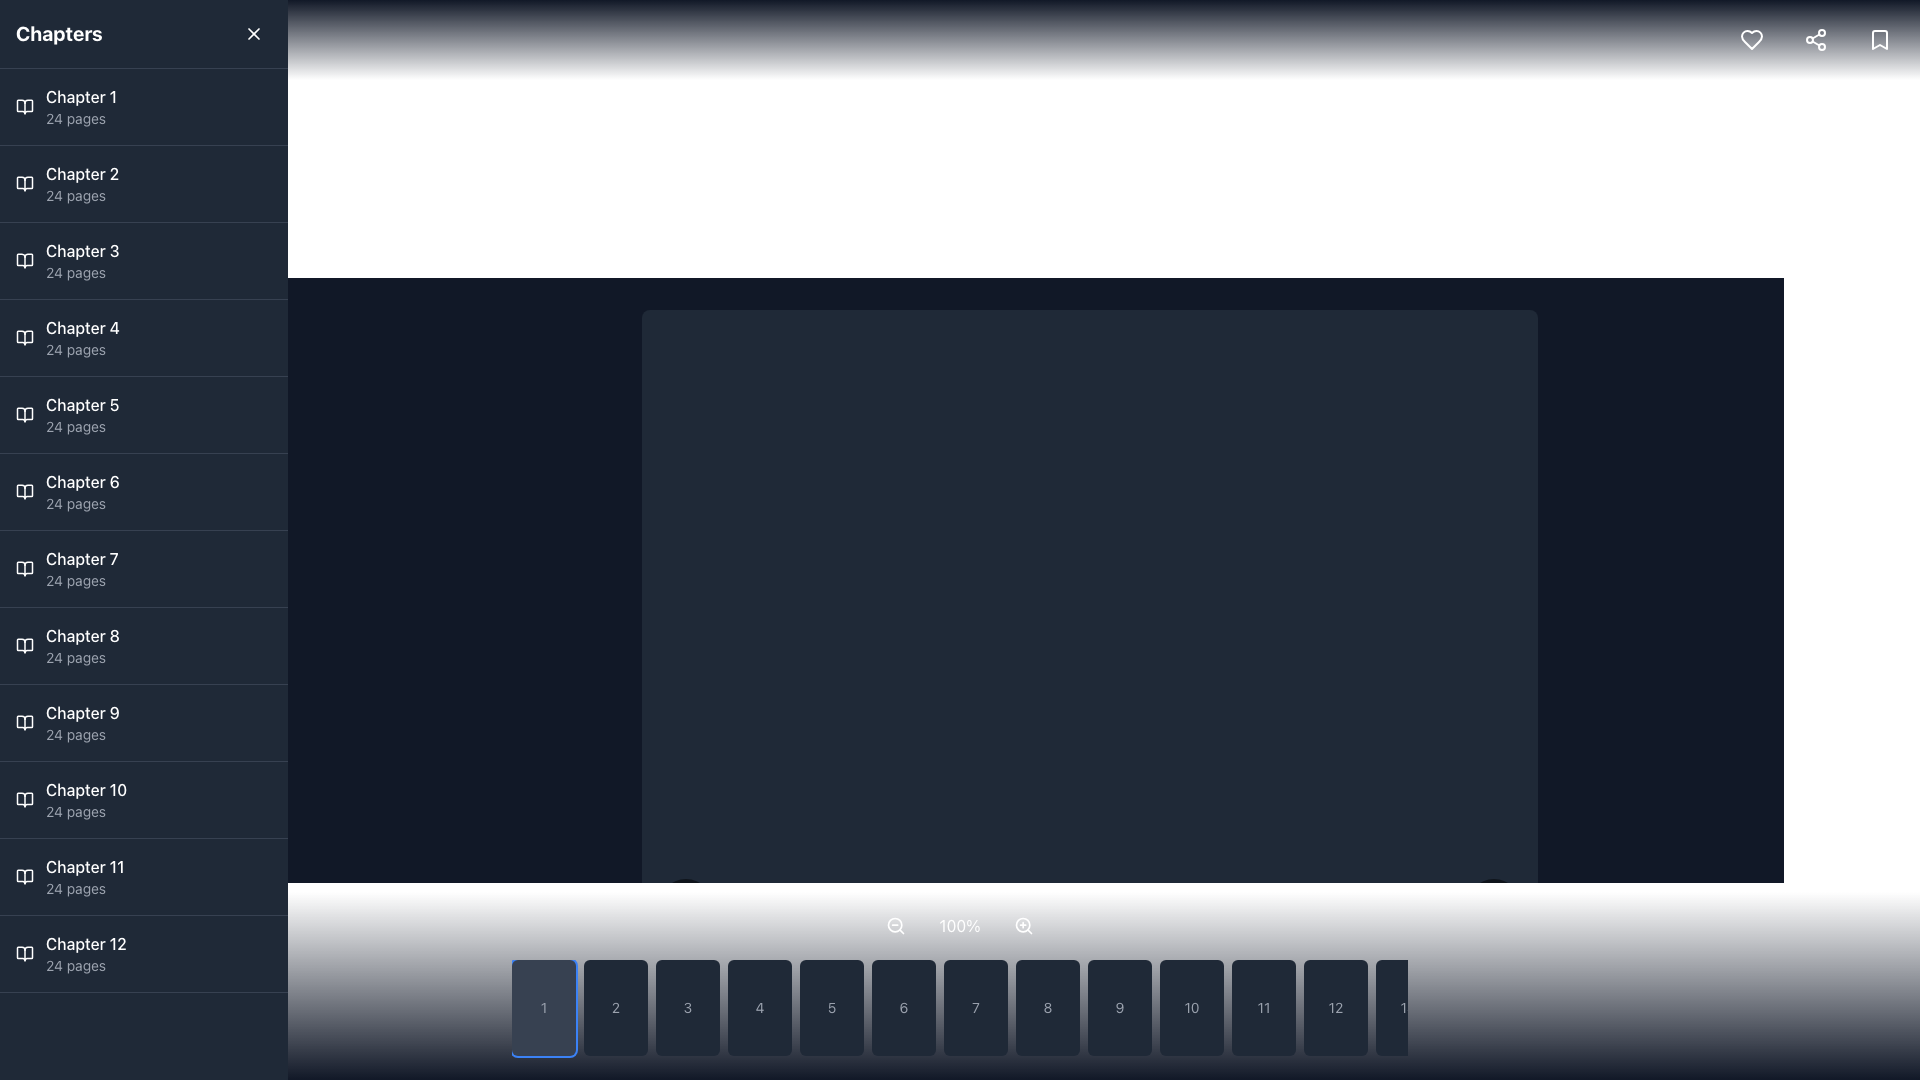 Image resolution: width=1920 pixels, height=1080 pixels. What do you see at coordinates (81, 735) in the screenshot?
I see `the text label that provides additional information about Chapter 9, specifically the number of pages it contains, located directly below the title 'Chapter 9'` at bounding box center [81, 735].